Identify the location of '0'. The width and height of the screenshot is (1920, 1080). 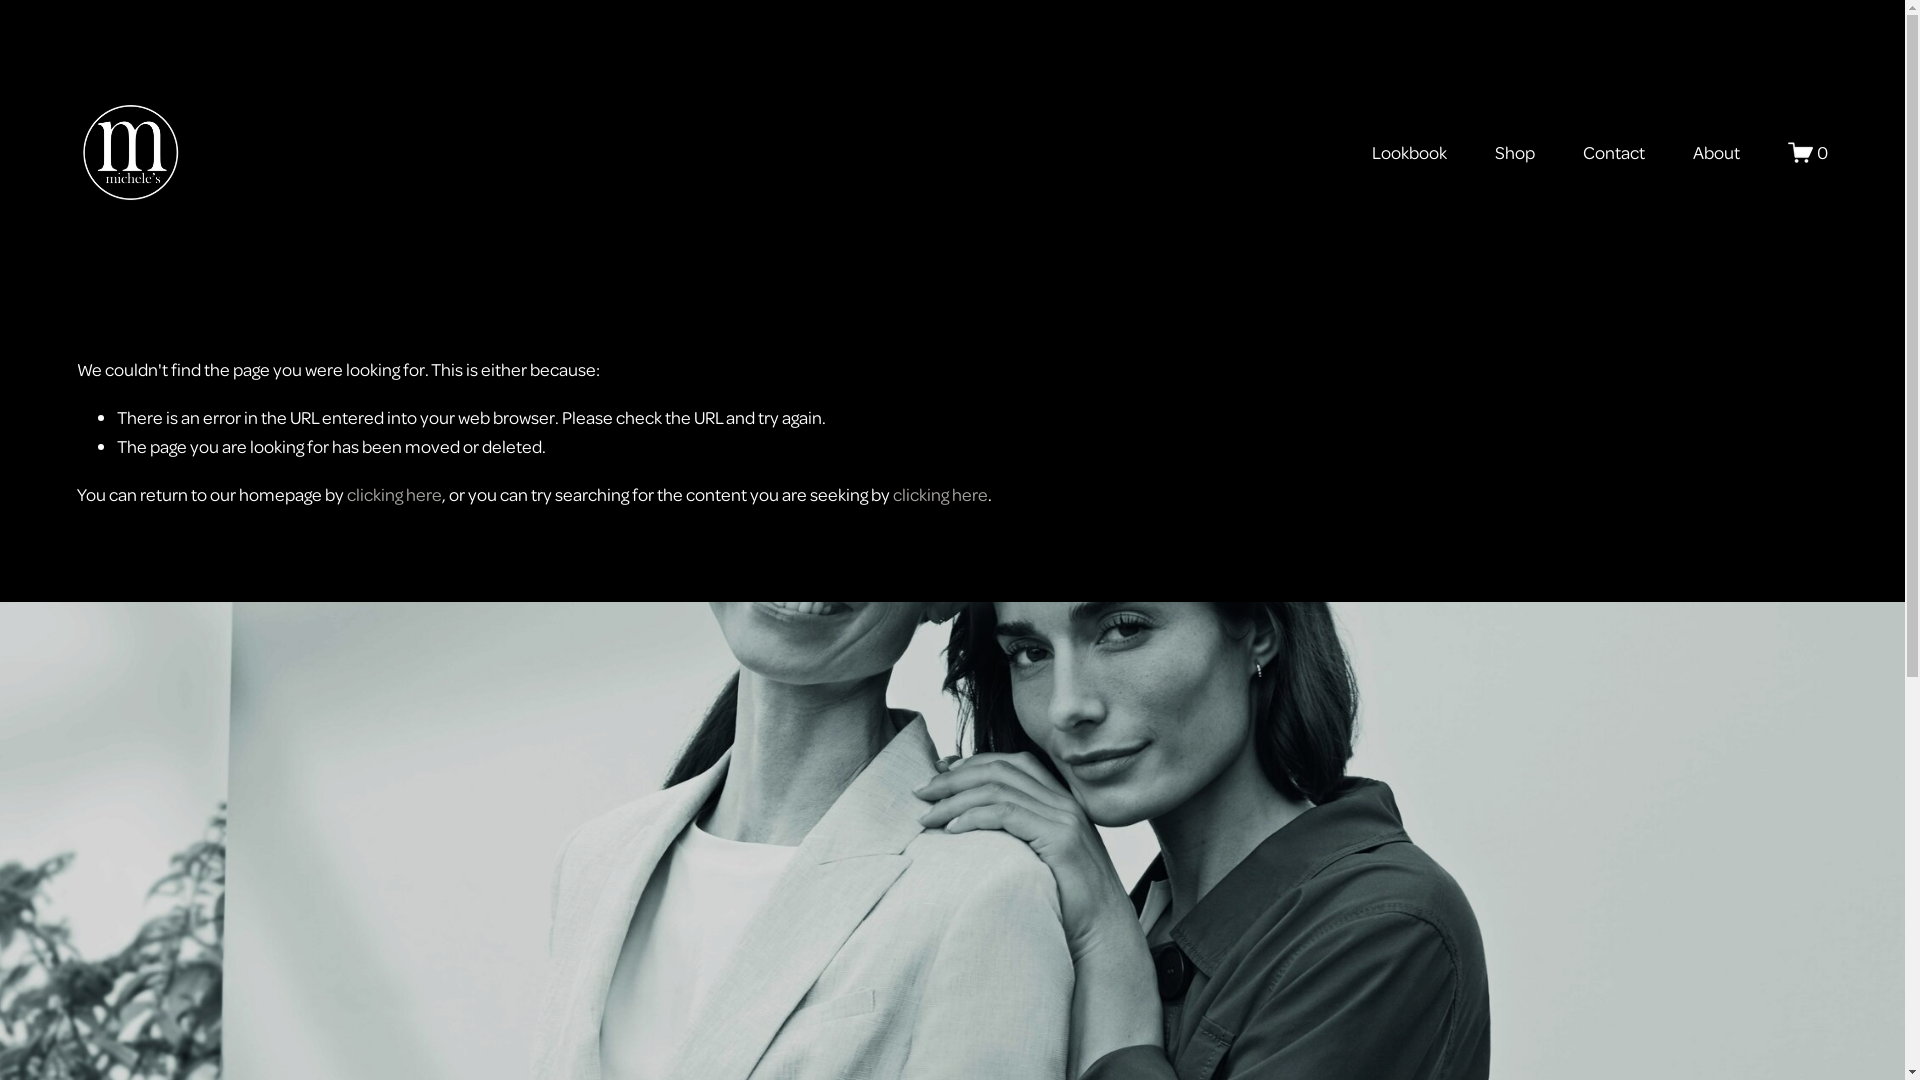
(1808, 151).